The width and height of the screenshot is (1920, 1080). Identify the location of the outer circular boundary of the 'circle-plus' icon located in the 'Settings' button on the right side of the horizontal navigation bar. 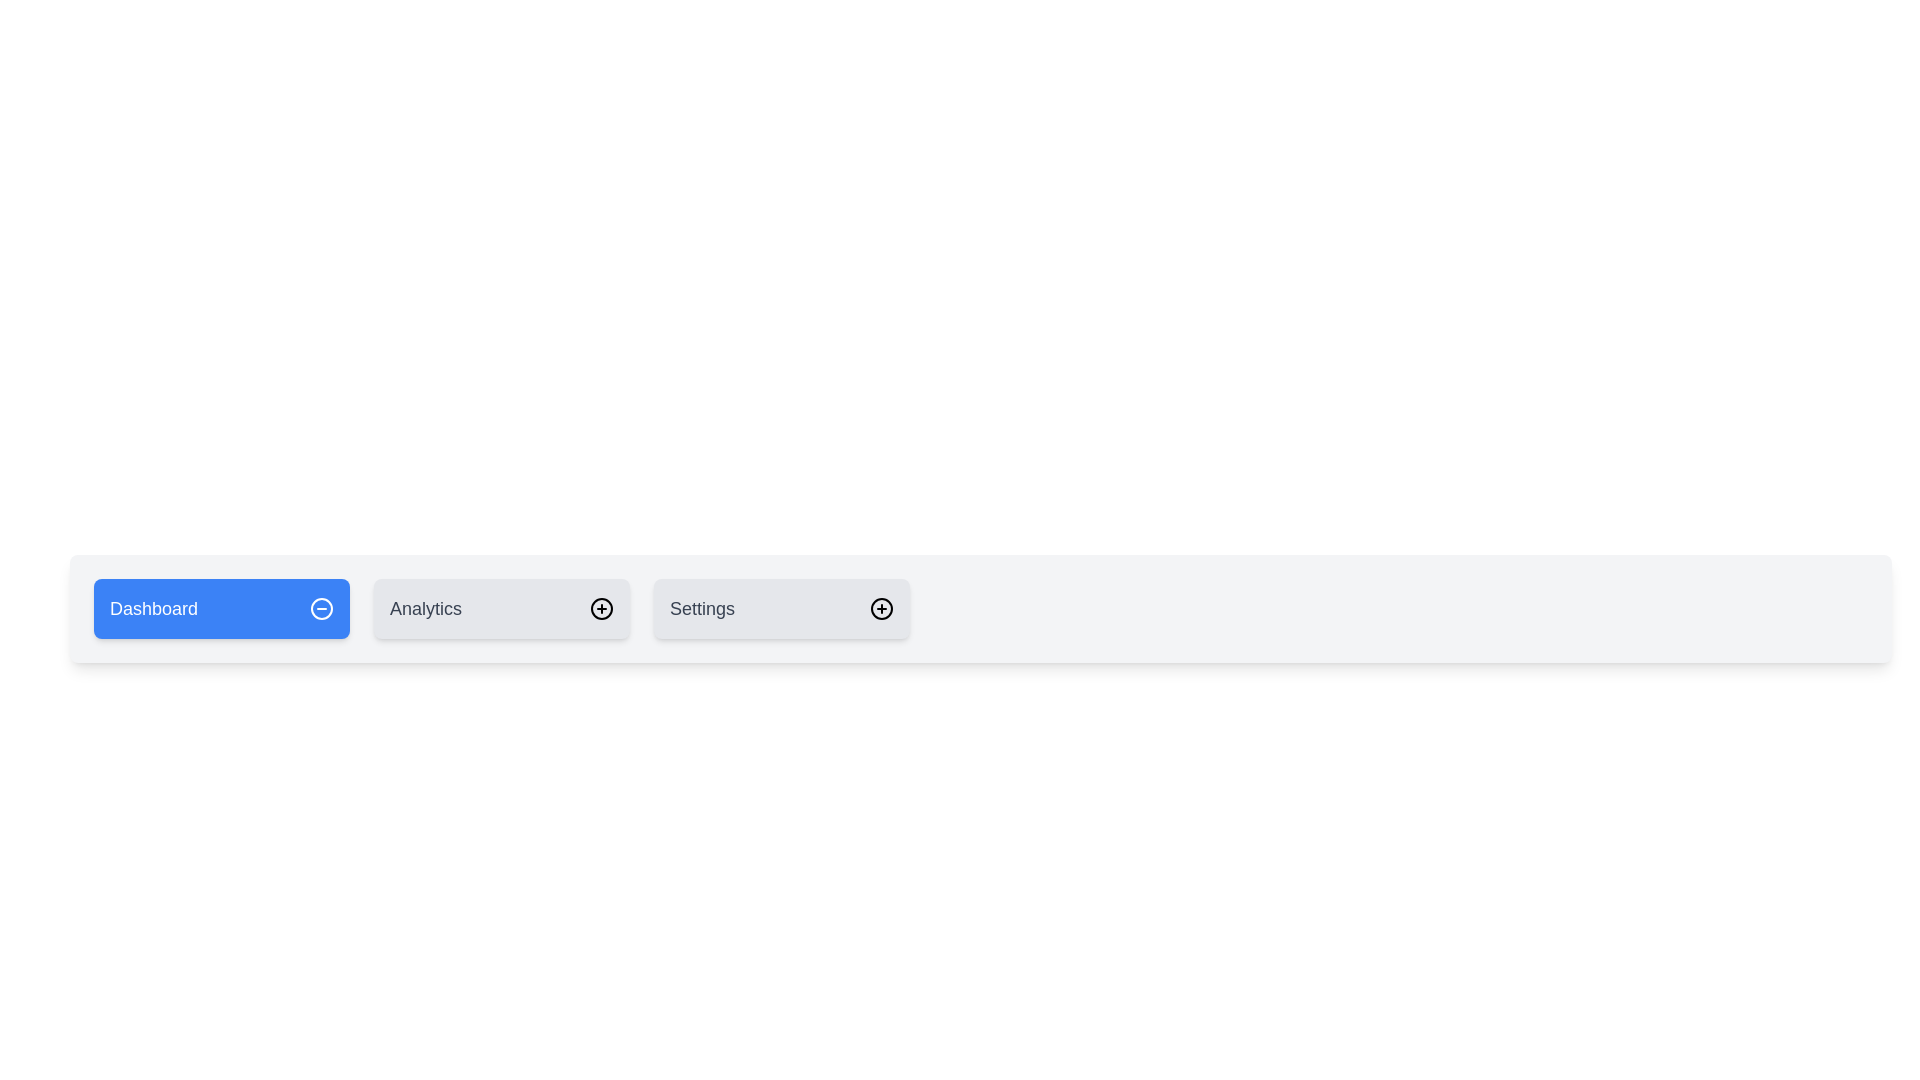
(881, 608).